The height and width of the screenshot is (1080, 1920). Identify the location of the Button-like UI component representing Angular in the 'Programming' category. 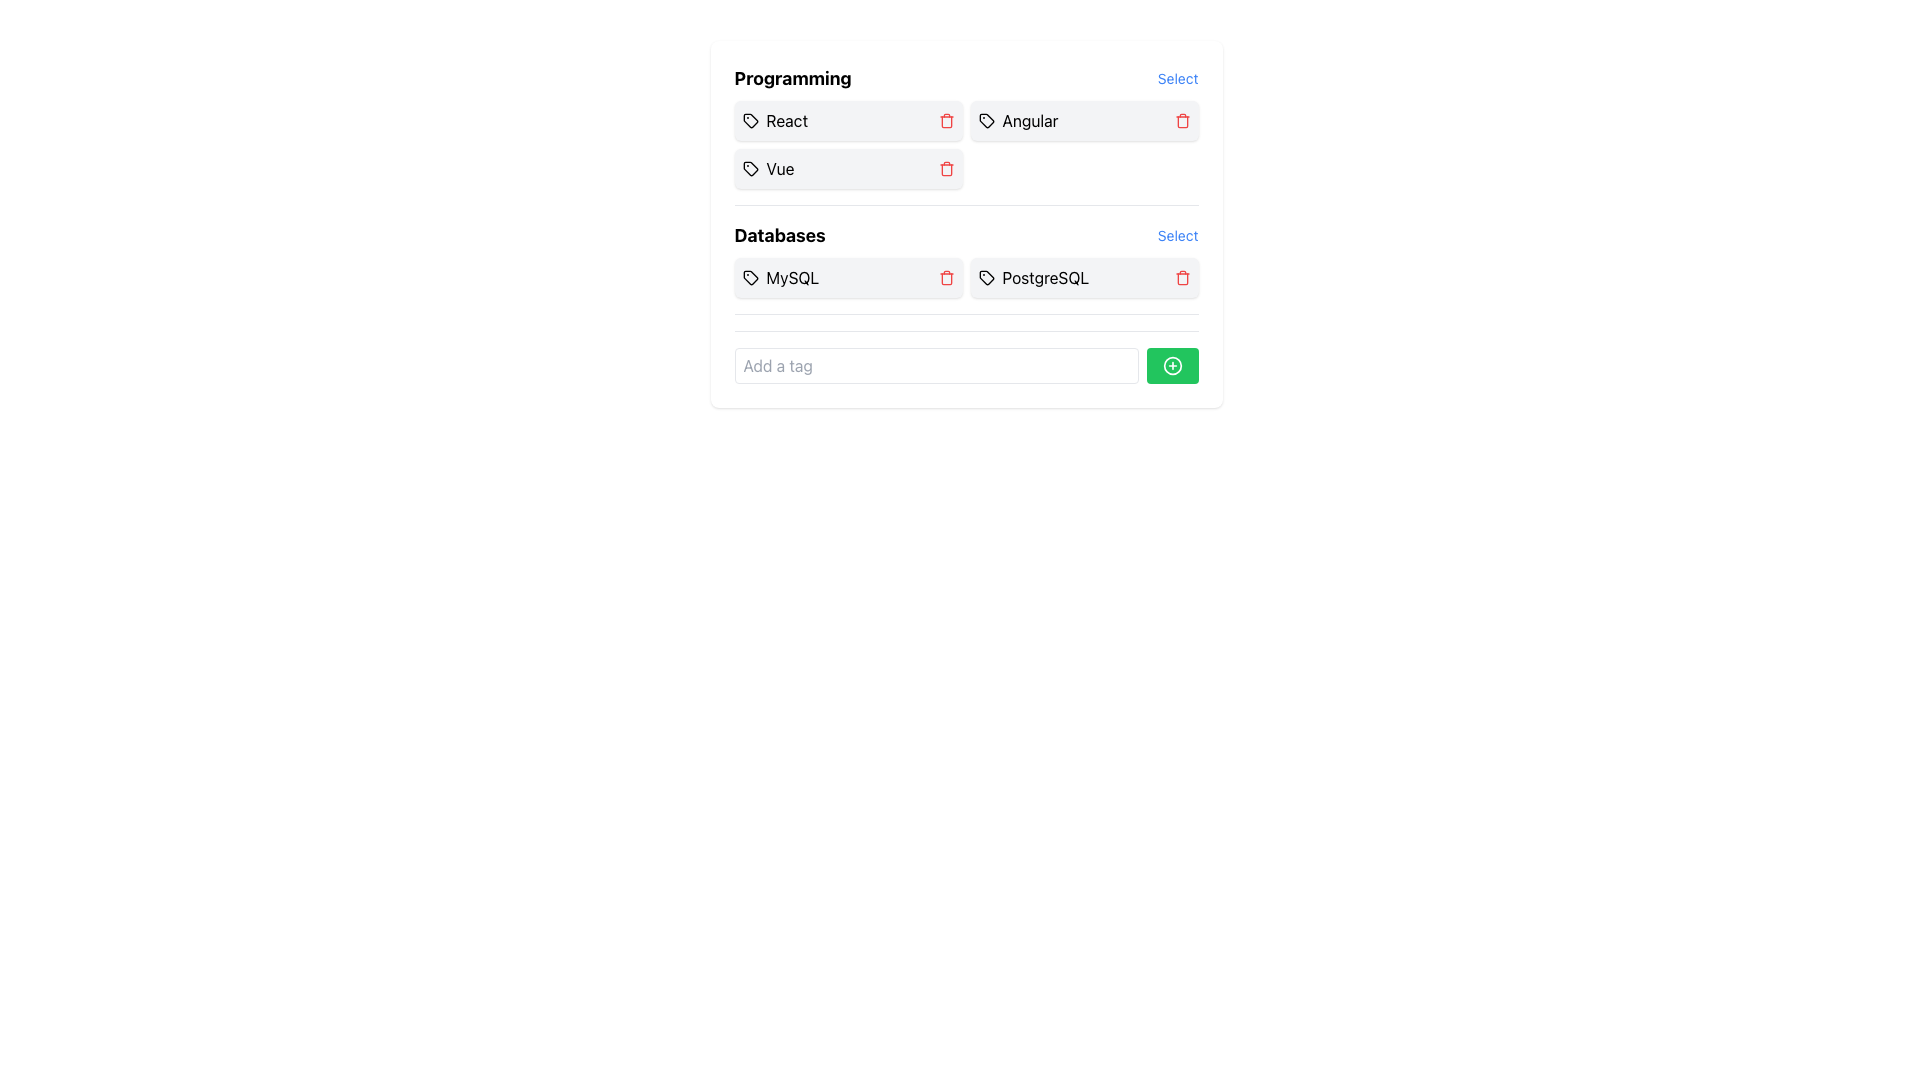
(1083, 120).